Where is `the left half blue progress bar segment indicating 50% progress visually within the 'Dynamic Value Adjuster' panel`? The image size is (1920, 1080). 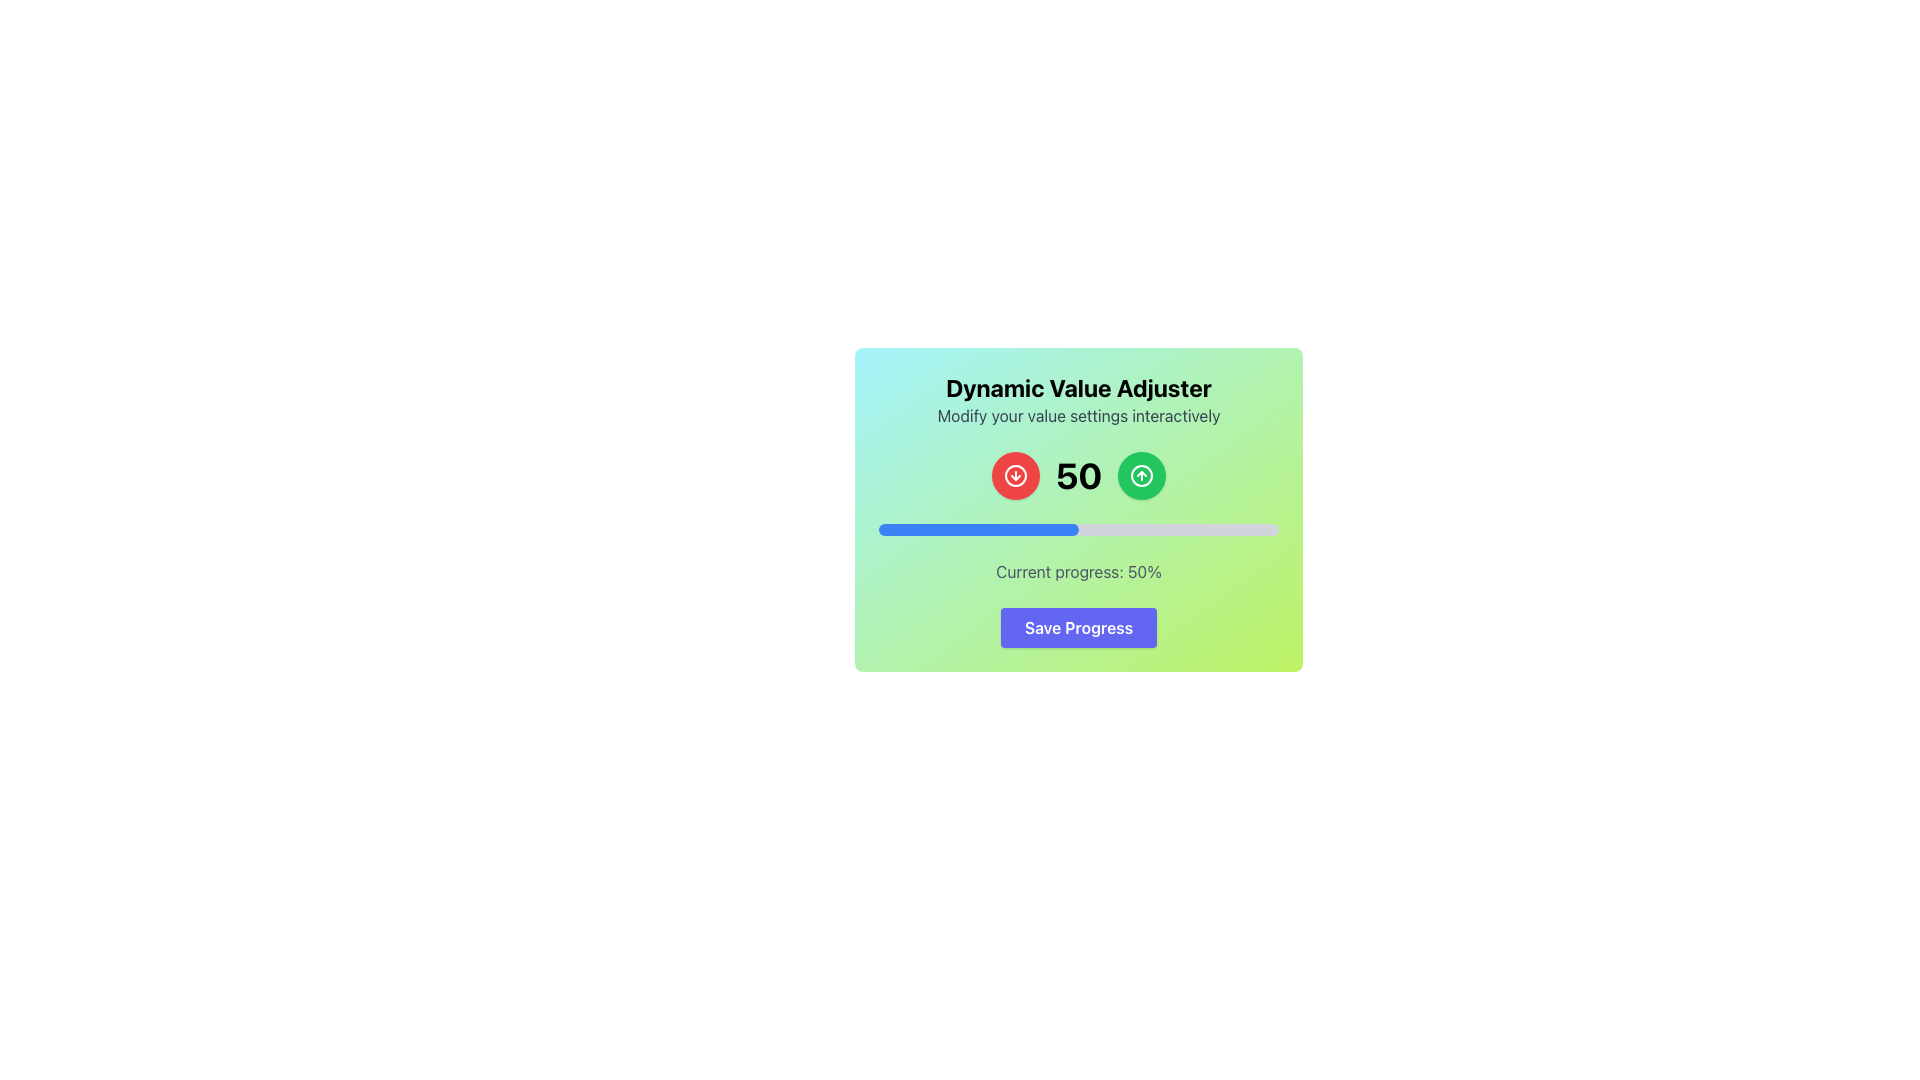 the left half blue progress bar segment indicating 50% progress visually within the 'Dynamic Value Adjuster' panel is located at coordinates (979, 528).